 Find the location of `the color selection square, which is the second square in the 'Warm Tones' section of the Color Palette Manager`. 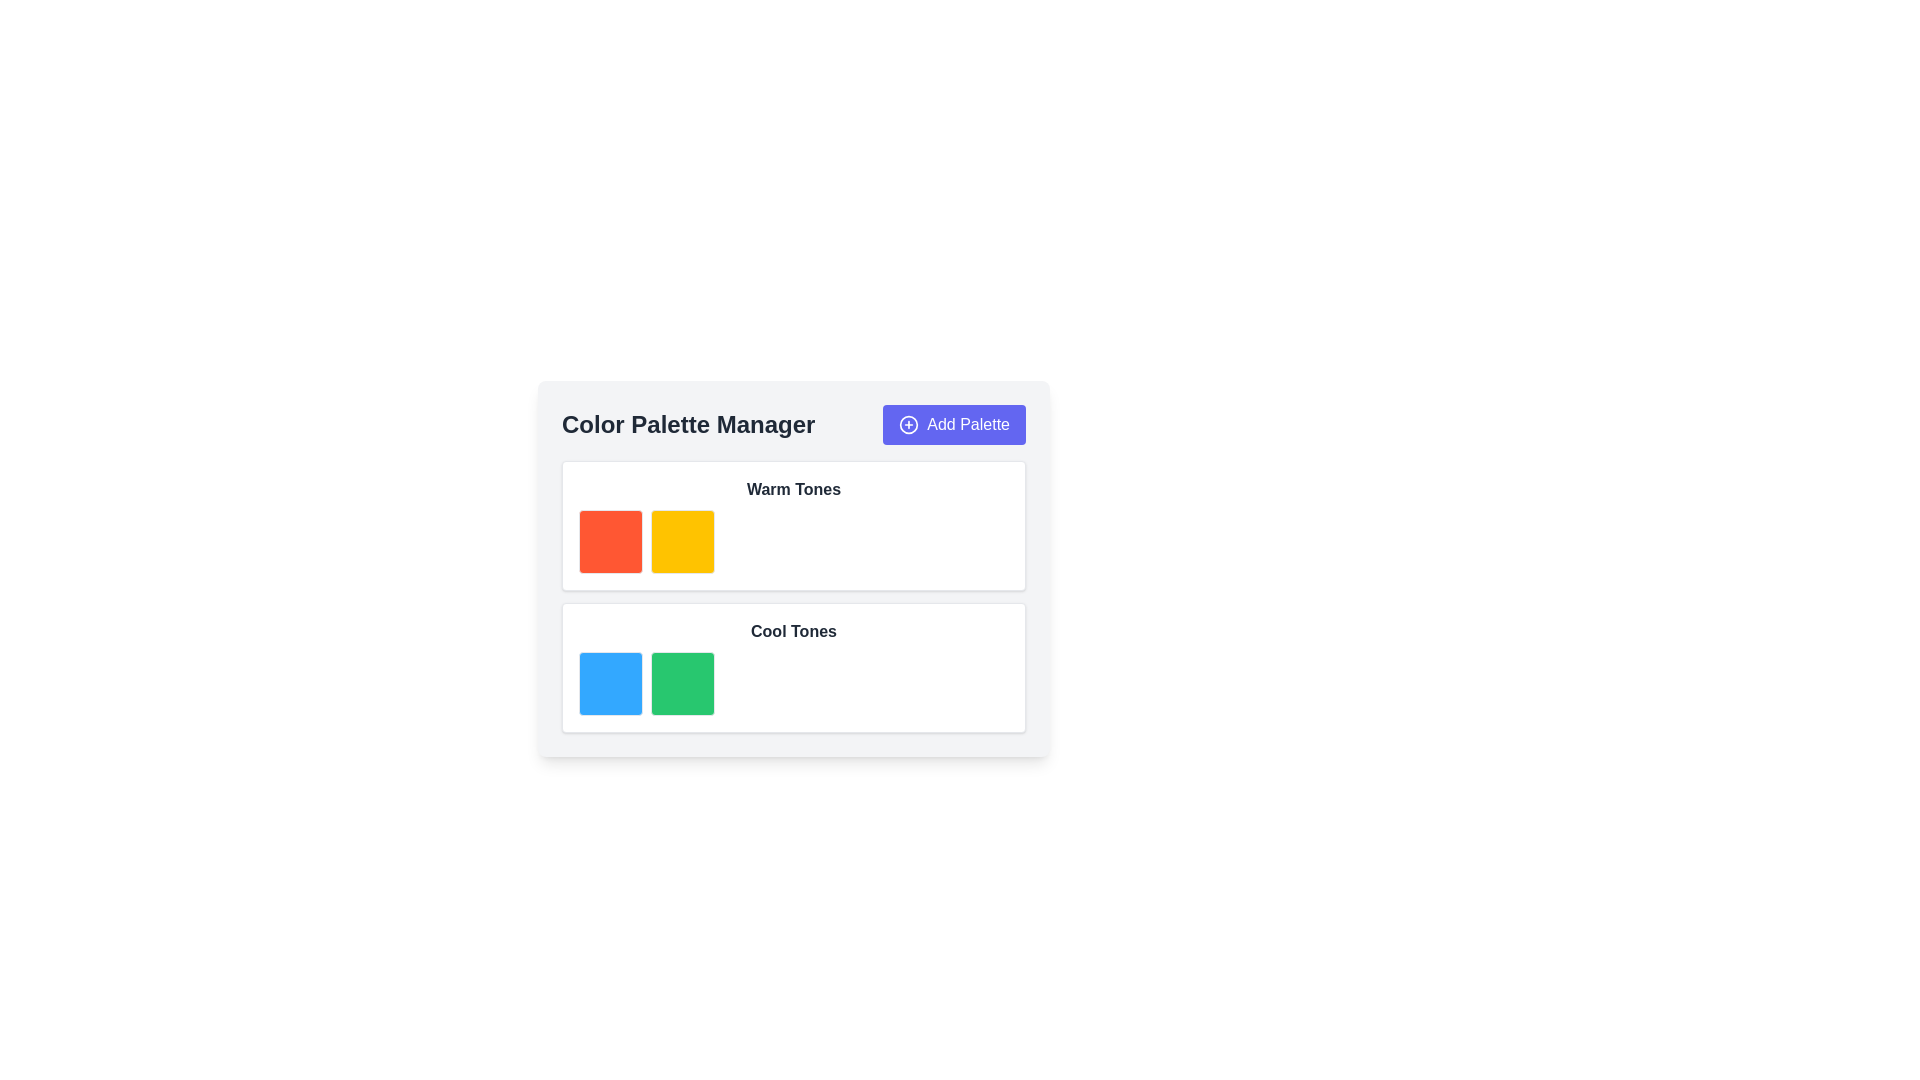

the color selection square, which is the second square in the 'Warm Tones' section of the Color Palette Manager is located at coordinates (682, 542).